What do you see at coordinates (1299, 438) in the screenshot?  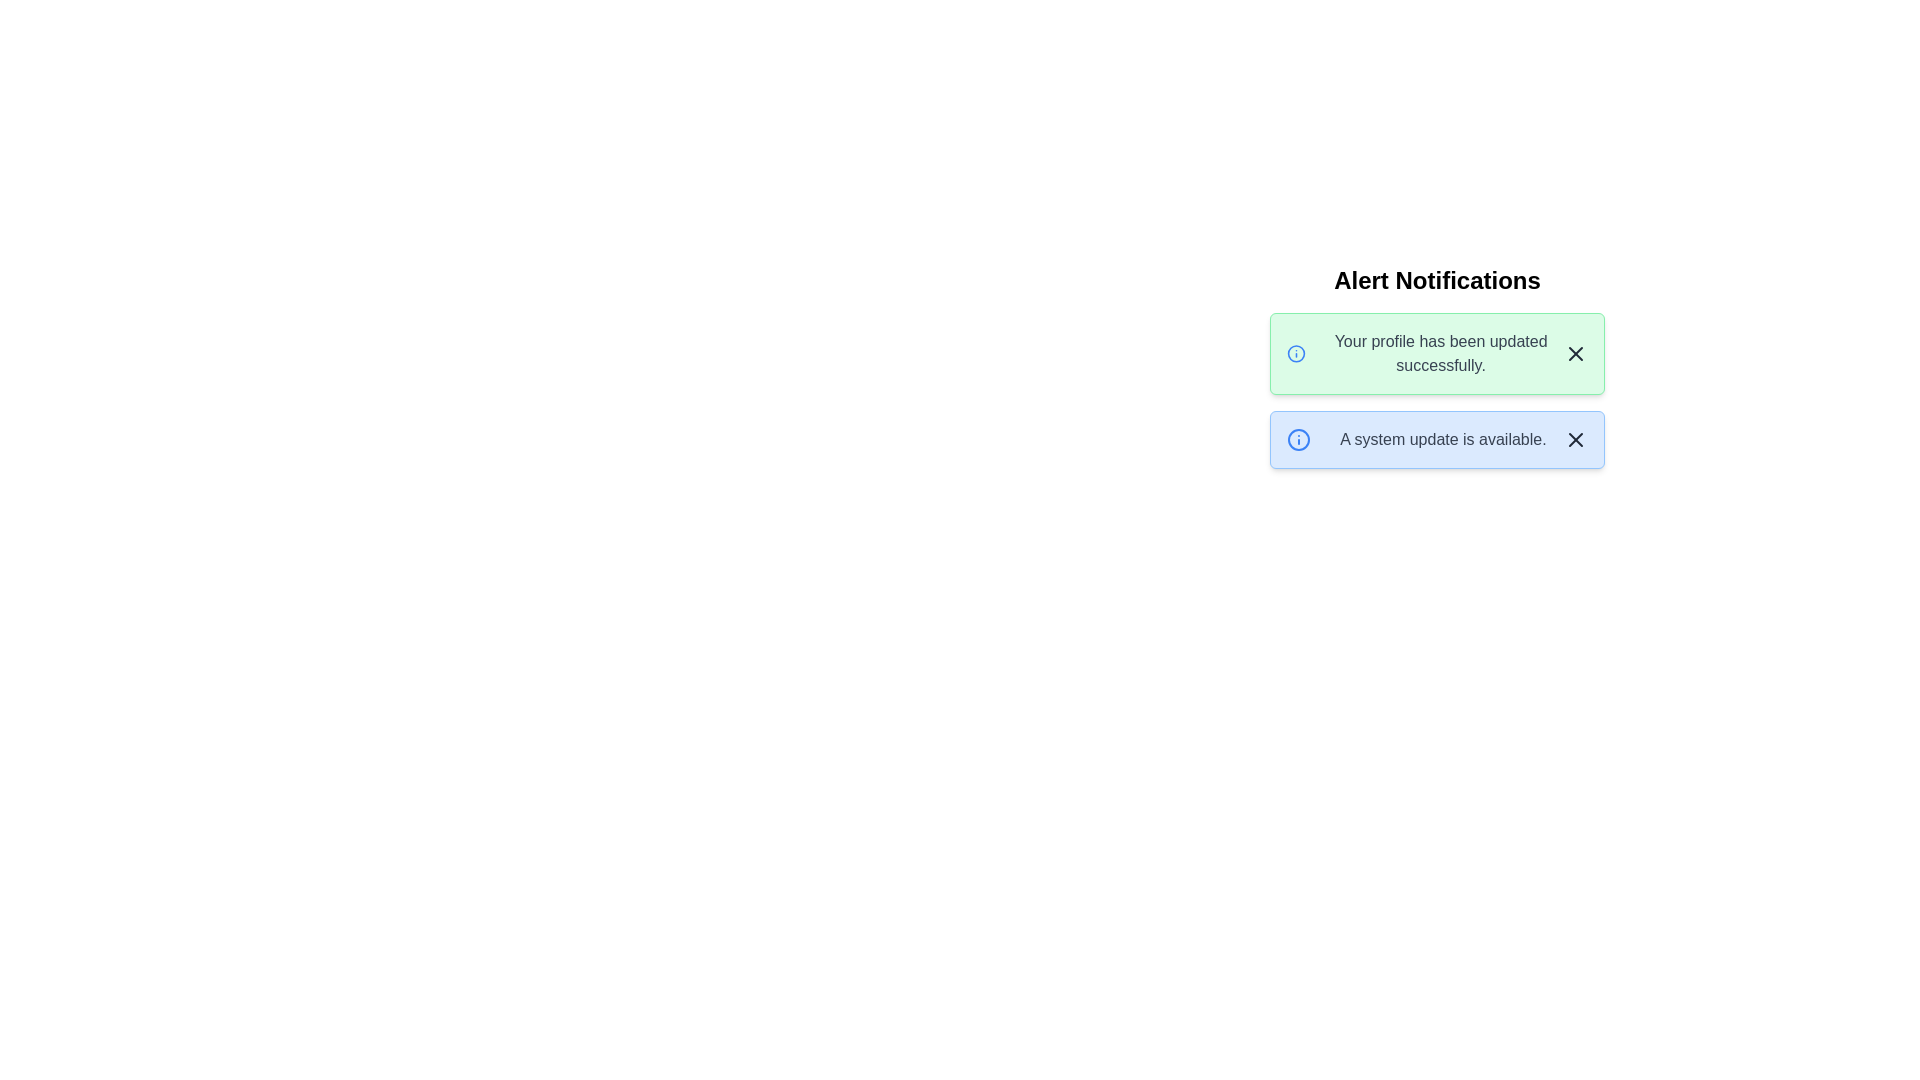 I see `the caution icon located on the leftmost side of the notification box containing the text 'A system update is available.'` at bounding box center [1299, 438].